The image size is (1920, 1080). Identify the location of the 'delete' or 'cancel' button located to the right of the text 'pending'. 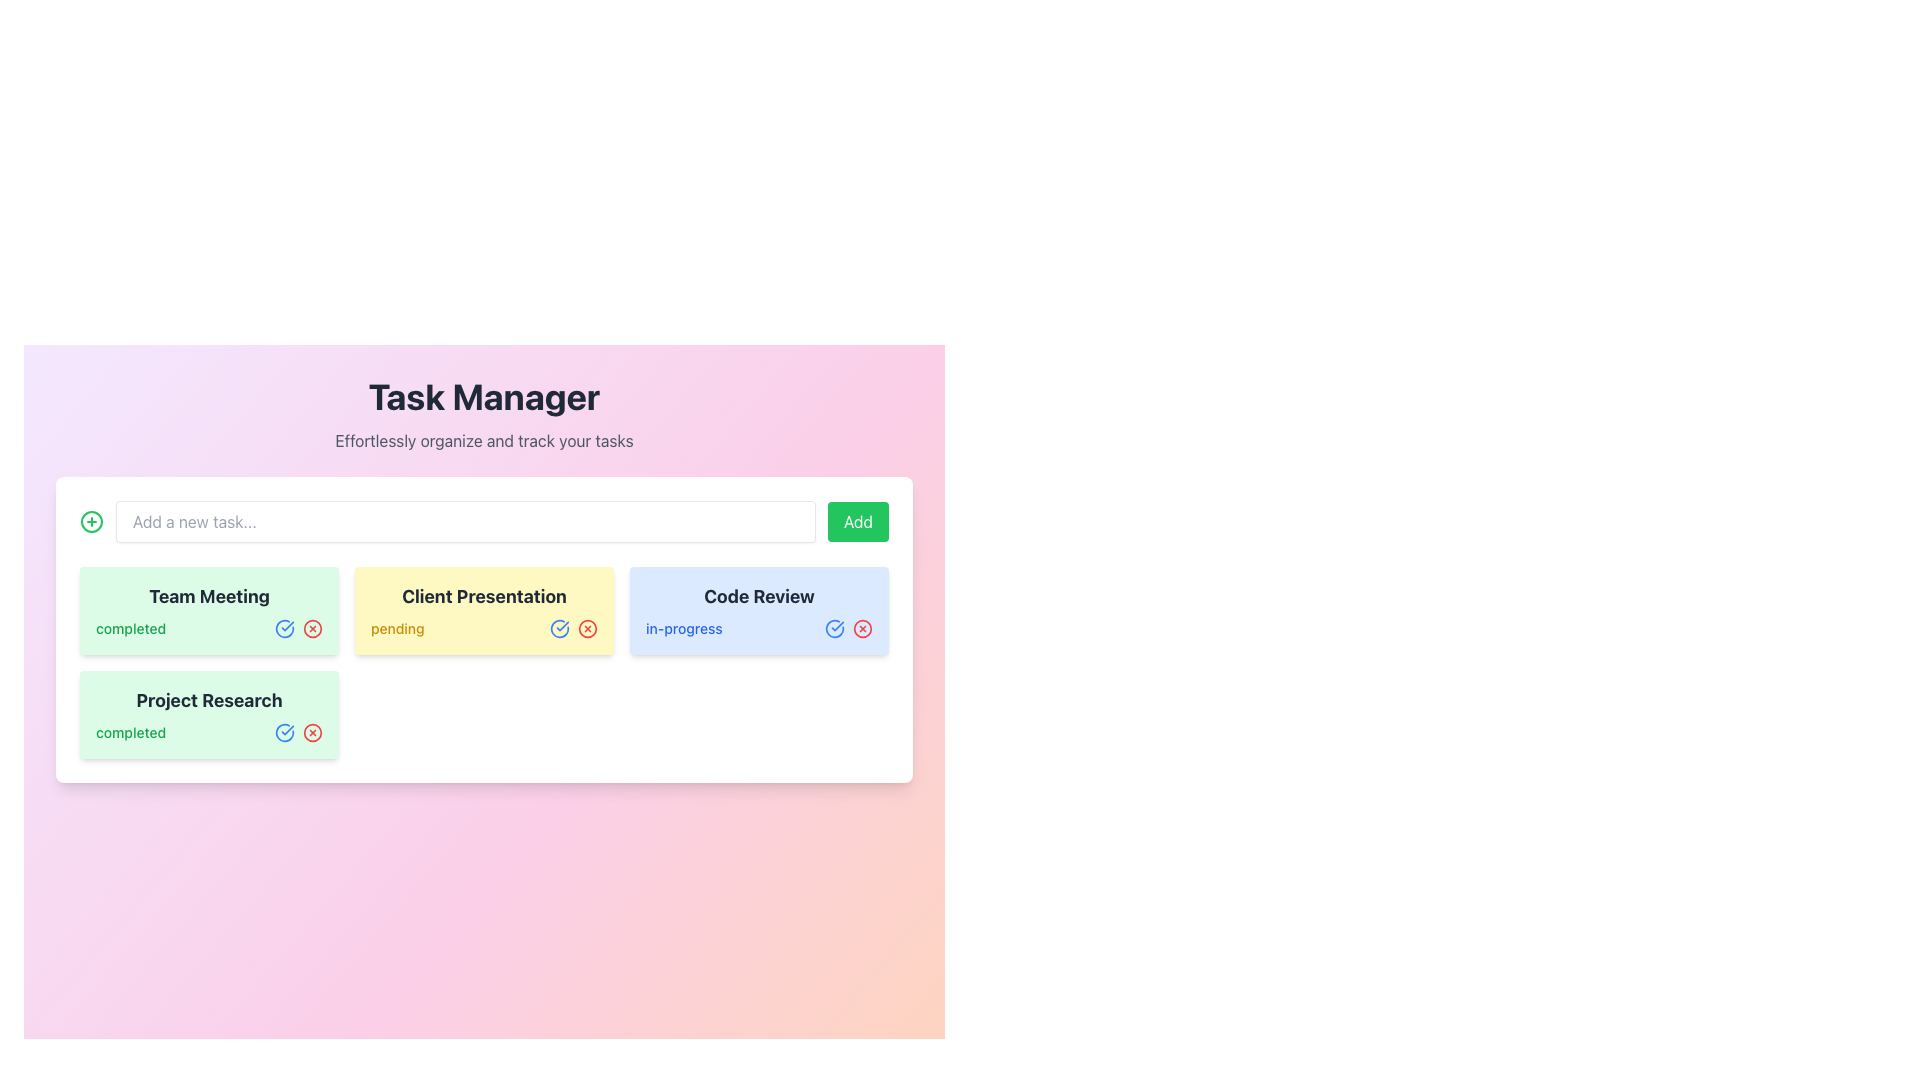
(587, 627).